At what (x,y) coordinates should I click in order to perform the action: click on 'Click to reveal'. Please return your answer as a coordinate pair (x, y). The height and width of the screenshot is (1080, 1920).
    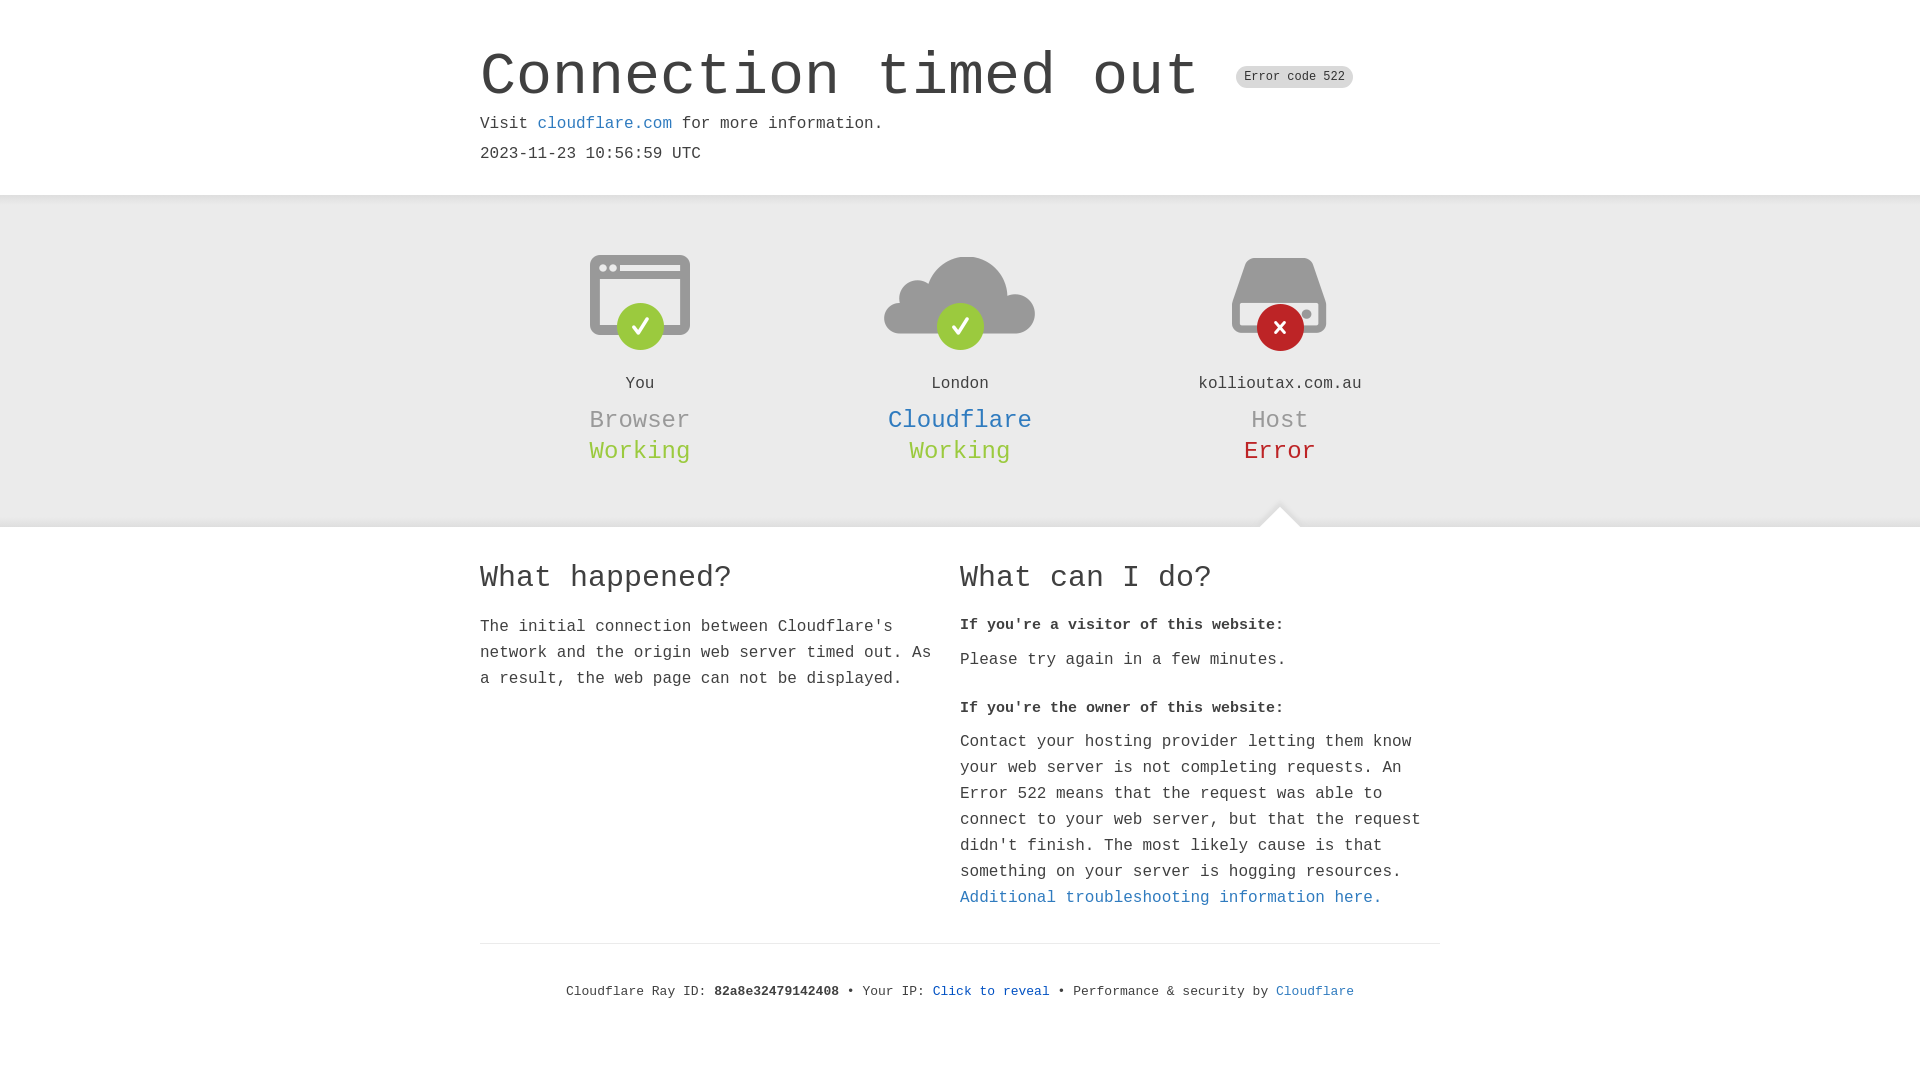
    Looking at the image, I should click on (991, 991).